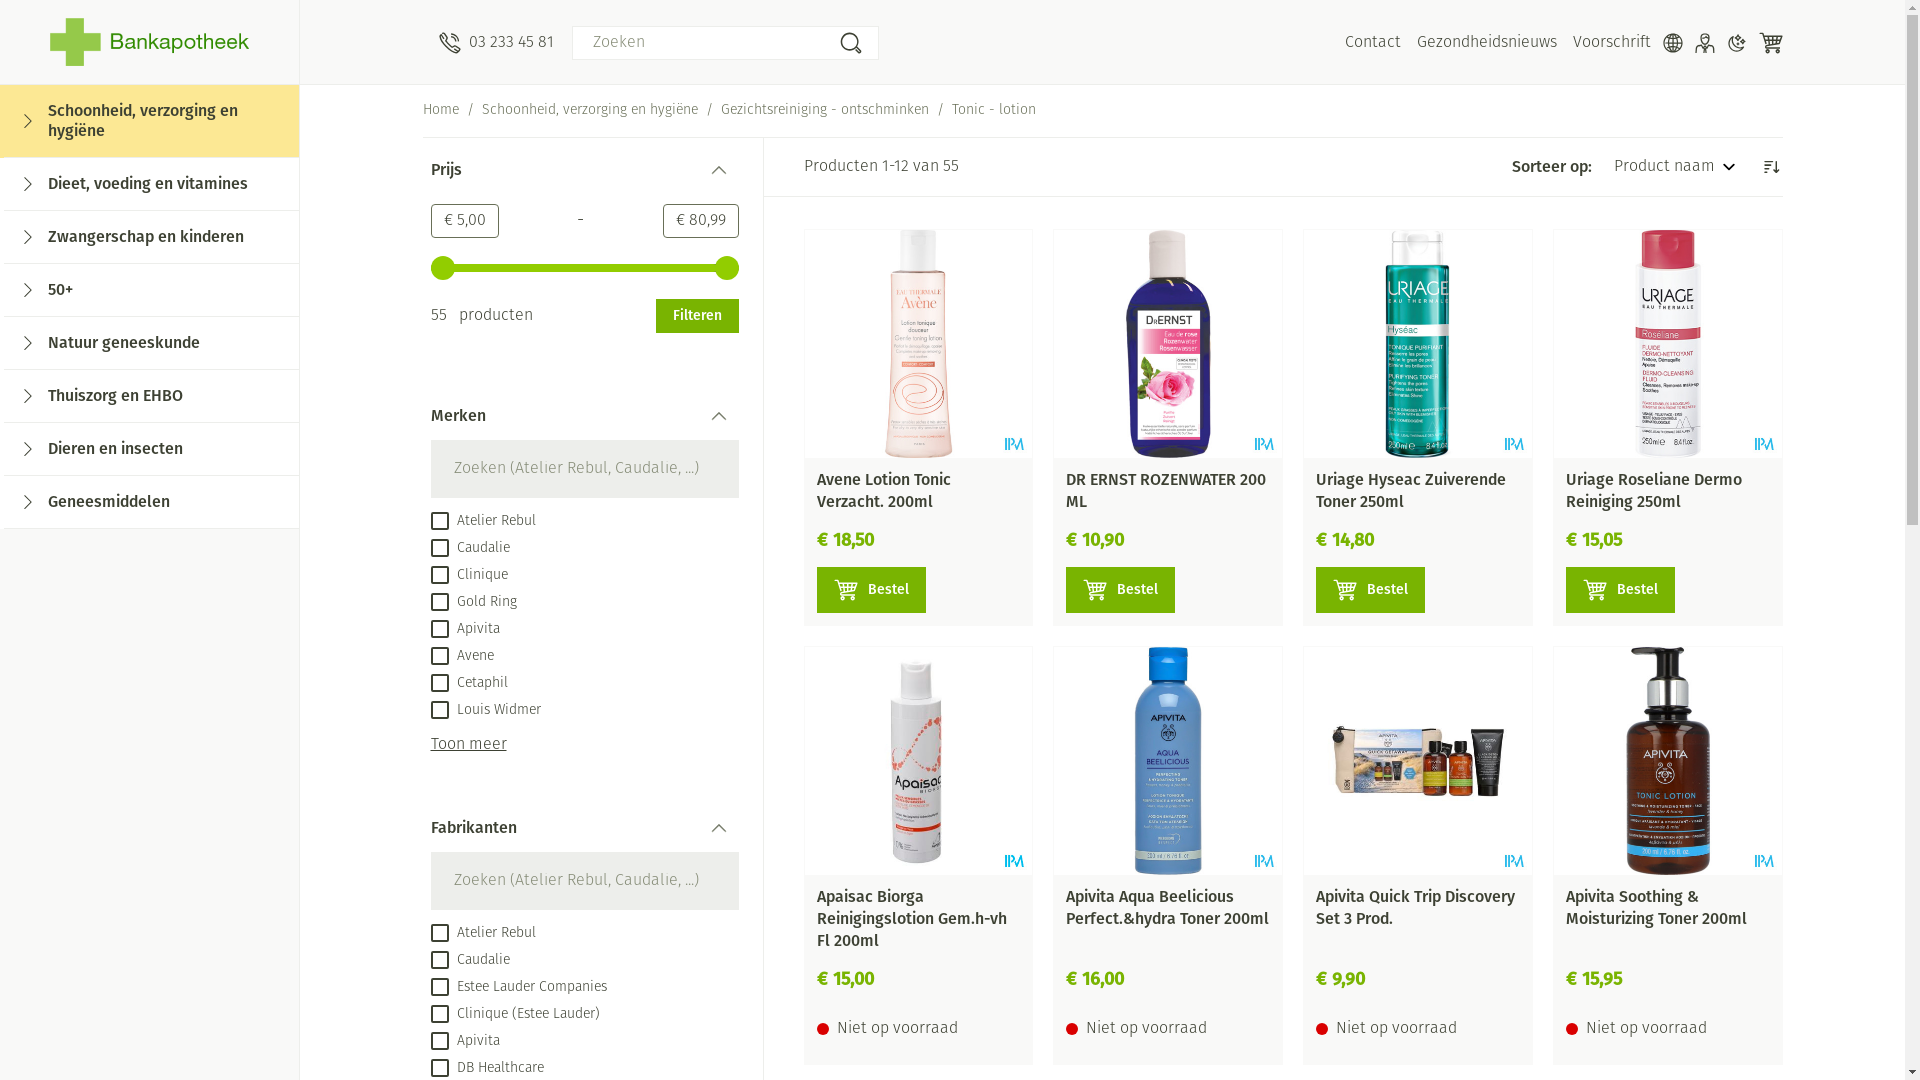  Describe the element at coordinates (150, 290) in the screenshot. I see `'50+'` at that location.